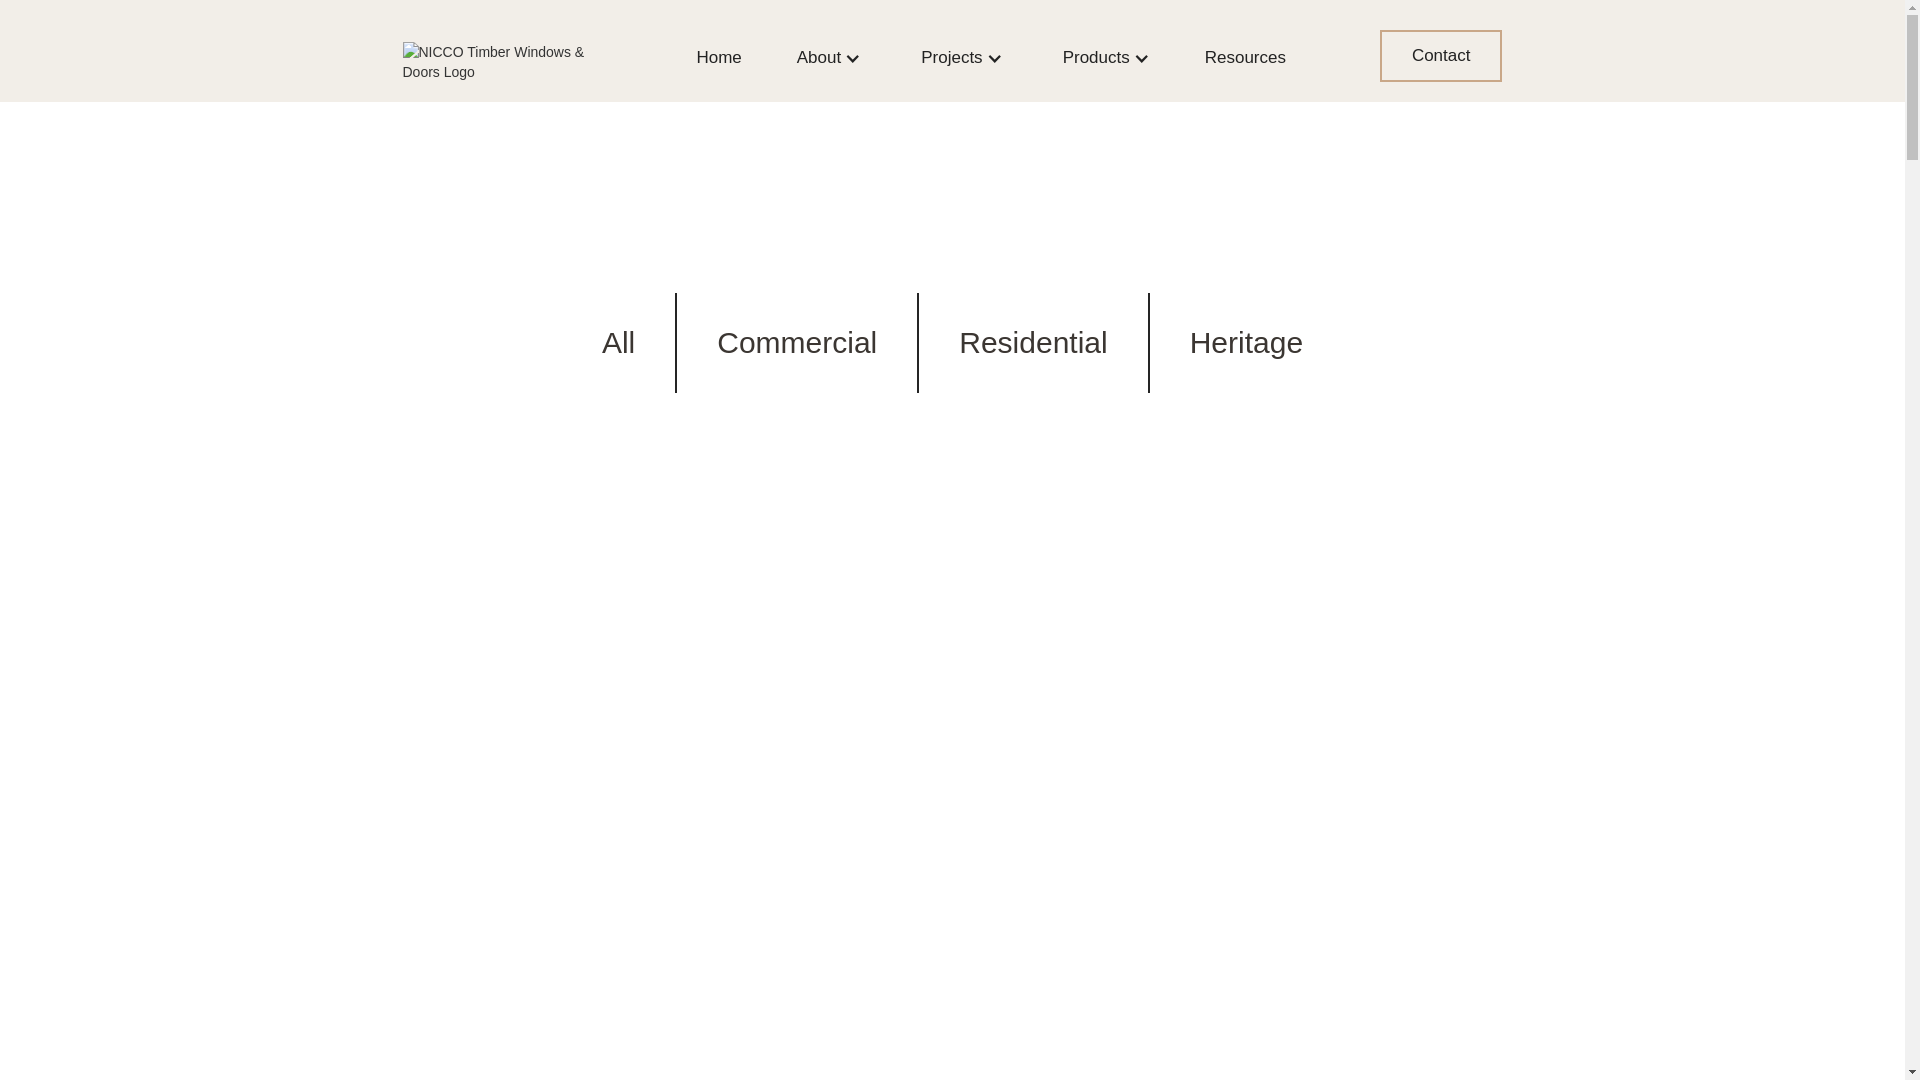 The height and width of the screenshot is (1080, 1920). I want to click on 'Commercial', so click(795, 342).